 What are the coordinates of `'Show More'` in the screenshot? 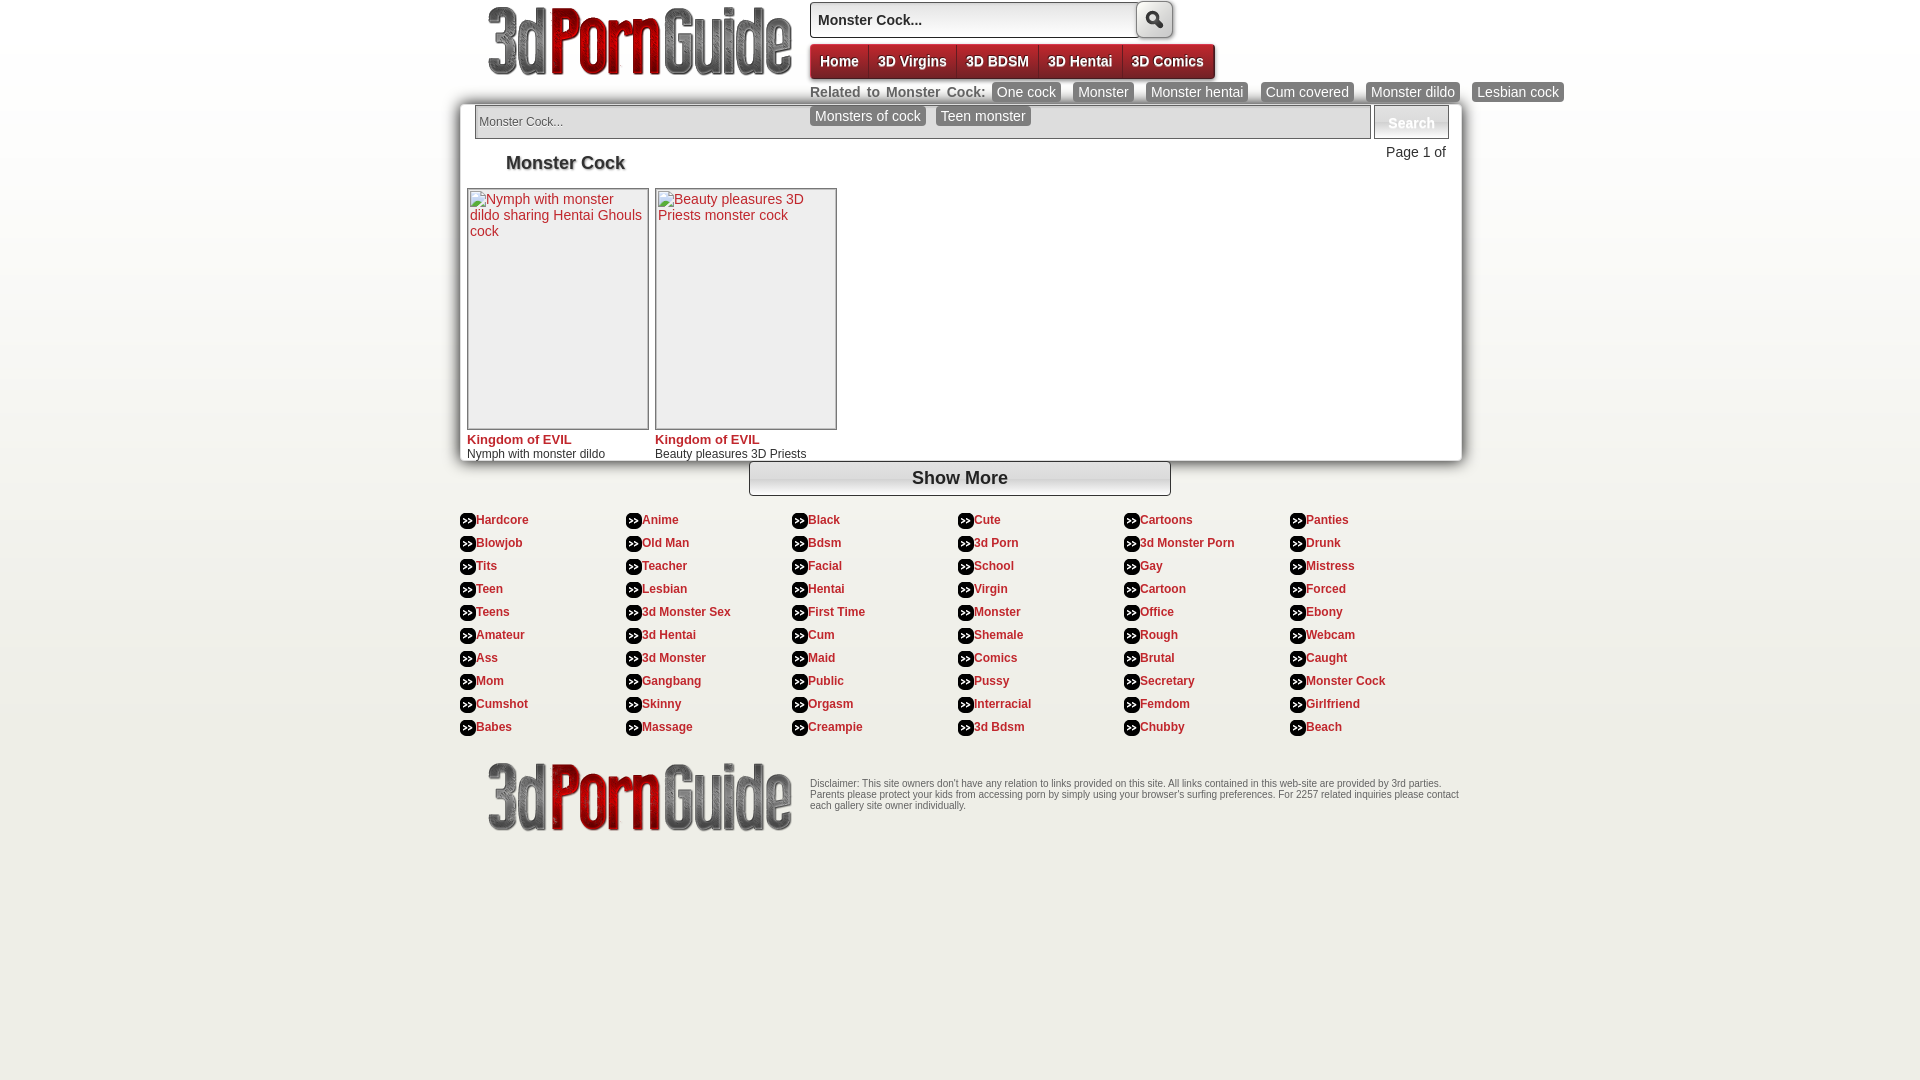 It's located at (960, 478).